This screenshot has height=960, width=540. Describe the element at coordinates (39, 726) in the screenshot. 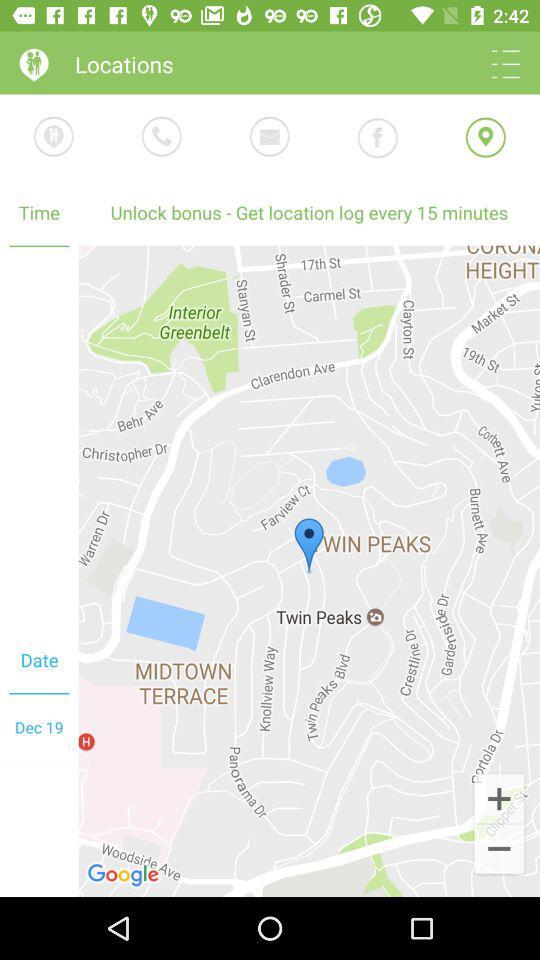

I see `dec 19 item` at that location.